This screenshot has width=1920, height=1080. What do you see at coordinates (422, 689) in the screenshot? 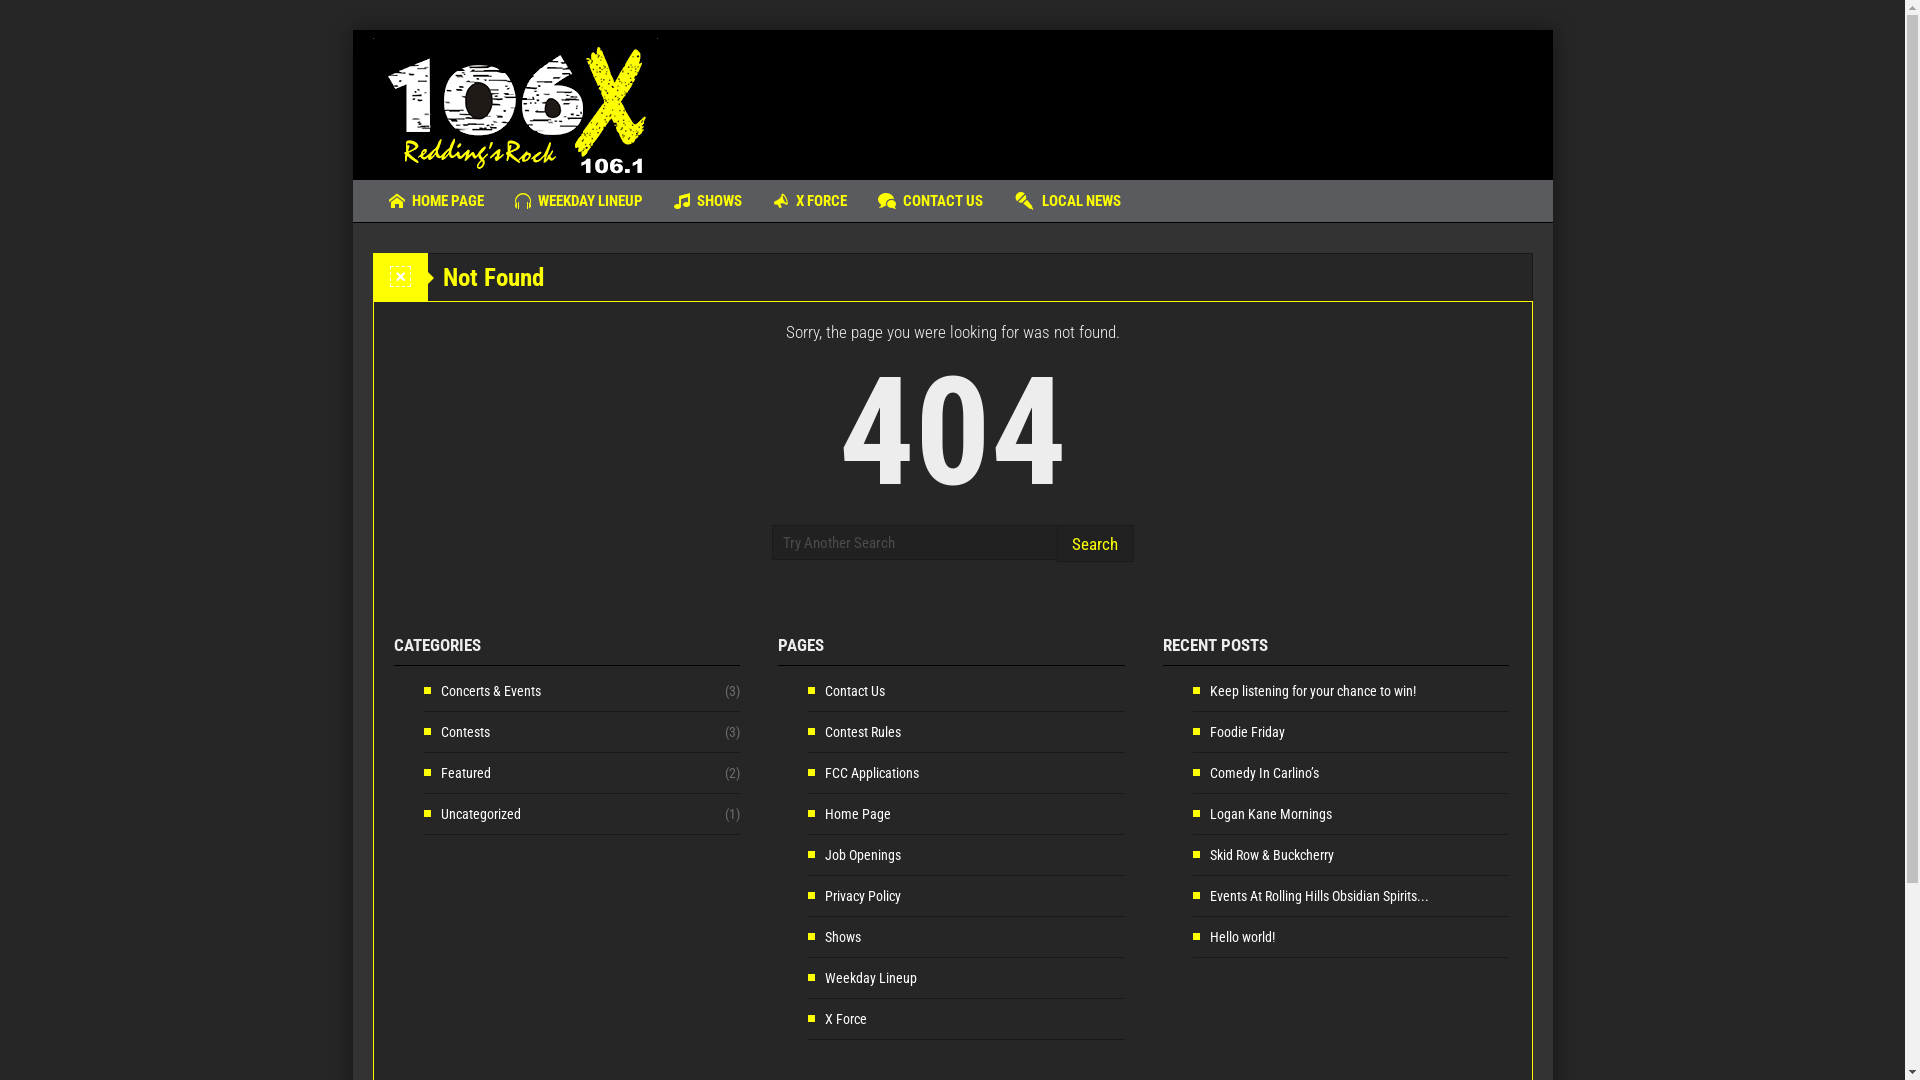
I see `'Concerts & Events'` at bounding box center [422, 689].